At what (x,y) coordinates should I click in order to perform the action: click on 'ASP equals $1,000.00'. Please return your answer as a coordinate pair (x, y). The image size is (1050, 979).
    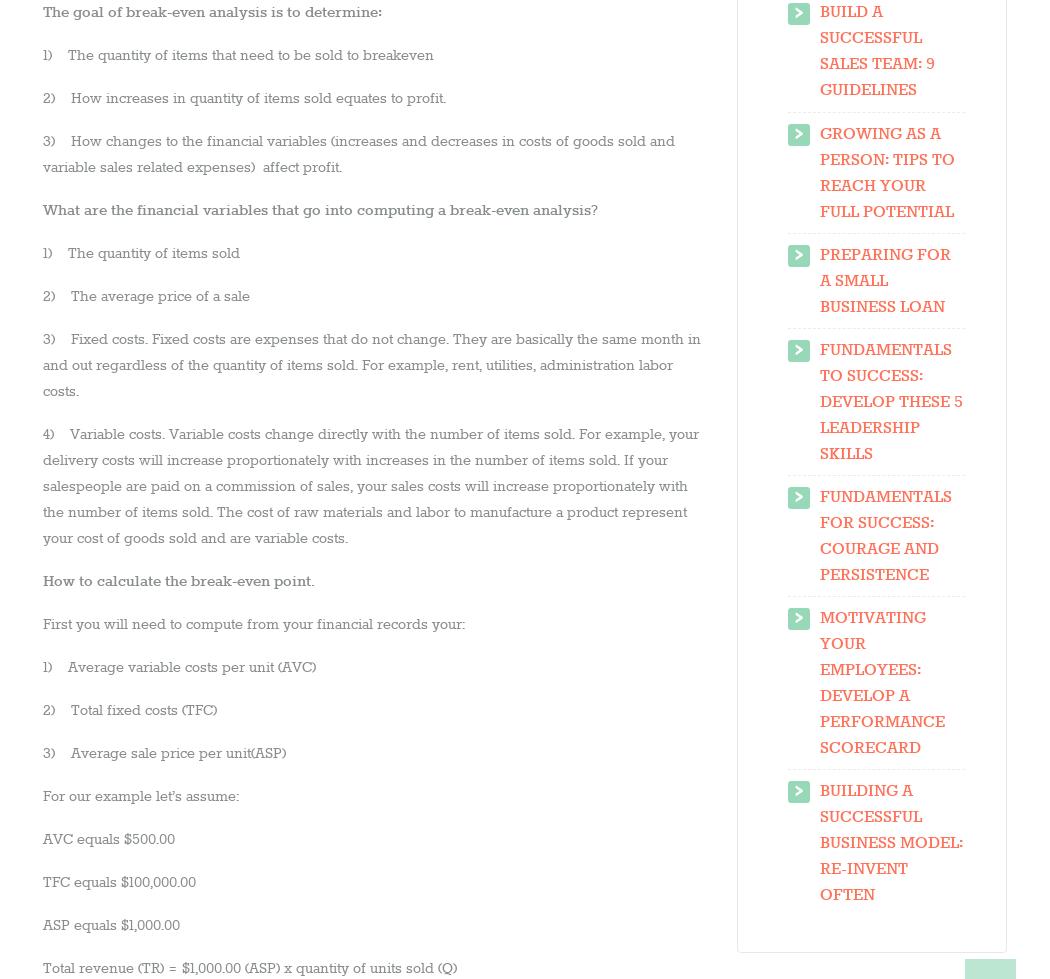
    Looking at the image, I should click on (42, 923).